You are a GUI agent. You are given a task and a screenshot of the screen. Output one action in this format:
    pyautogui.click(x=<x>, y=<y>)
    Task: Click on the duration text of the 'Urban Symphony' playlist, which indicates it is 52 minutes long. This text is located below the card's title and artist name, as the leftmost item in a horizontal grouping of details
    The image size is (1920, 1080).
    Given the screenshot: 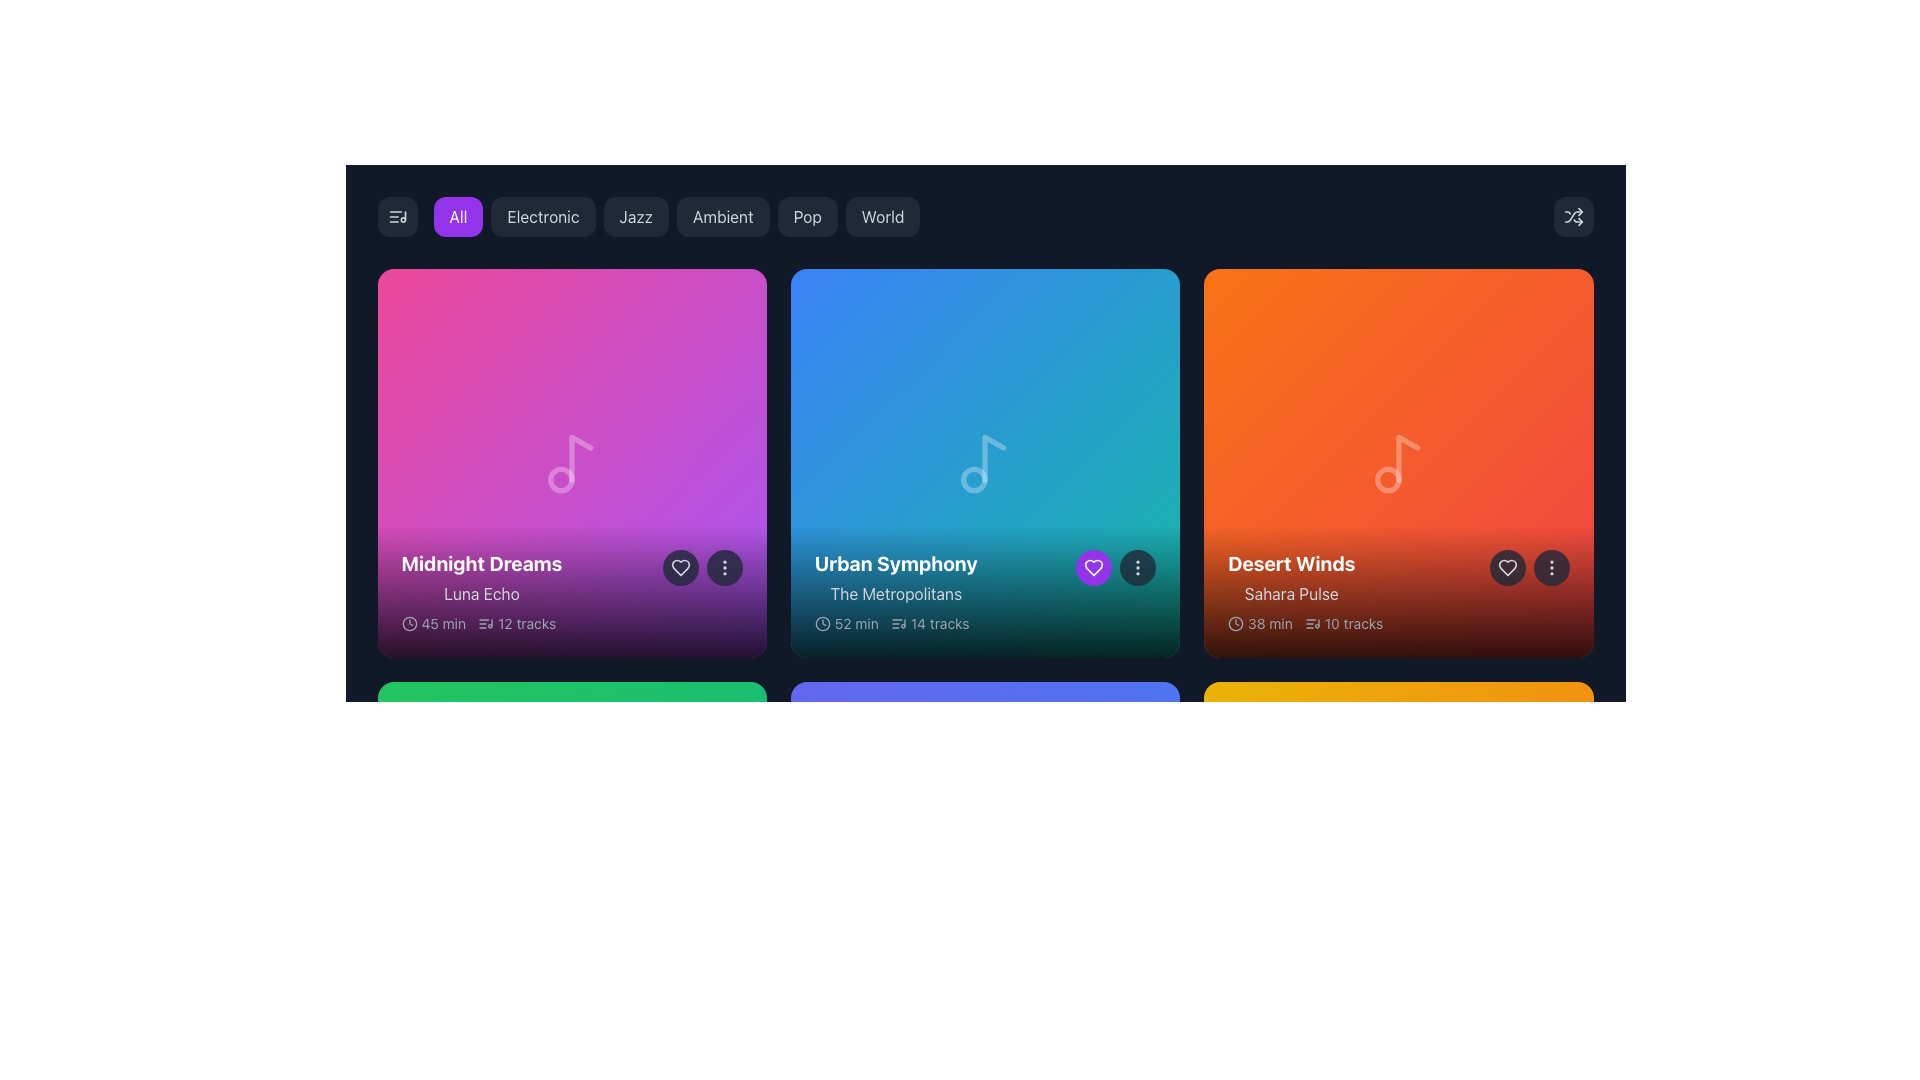 What is the action you would take?
    pyautogui.click(x=846, y=623)
    